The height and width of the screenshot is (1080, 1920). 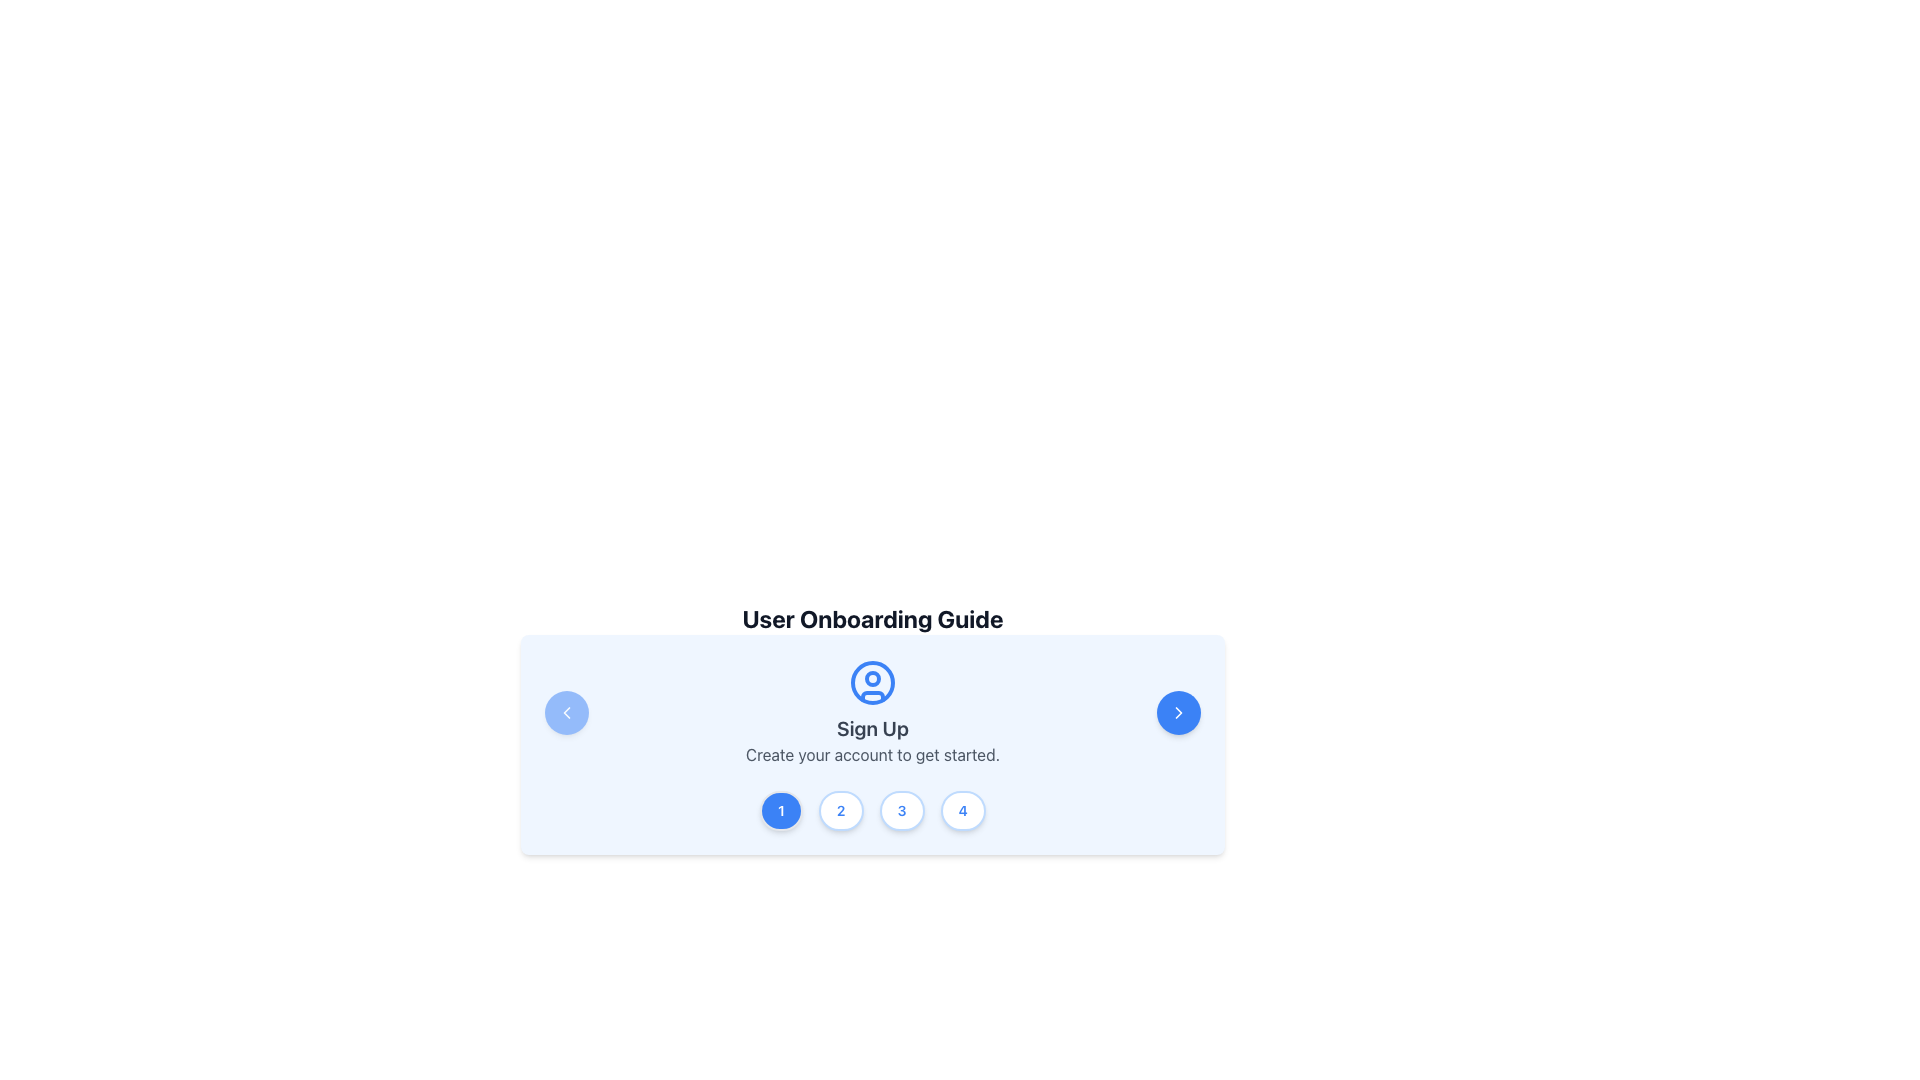 What do you see at coordinates (873, 677) in the screenshot?
I see `the decorative circle within the user profile icon, which is located above the 'Sign Up' text in the upper-center area of the card` at bounding box center [873, 677].